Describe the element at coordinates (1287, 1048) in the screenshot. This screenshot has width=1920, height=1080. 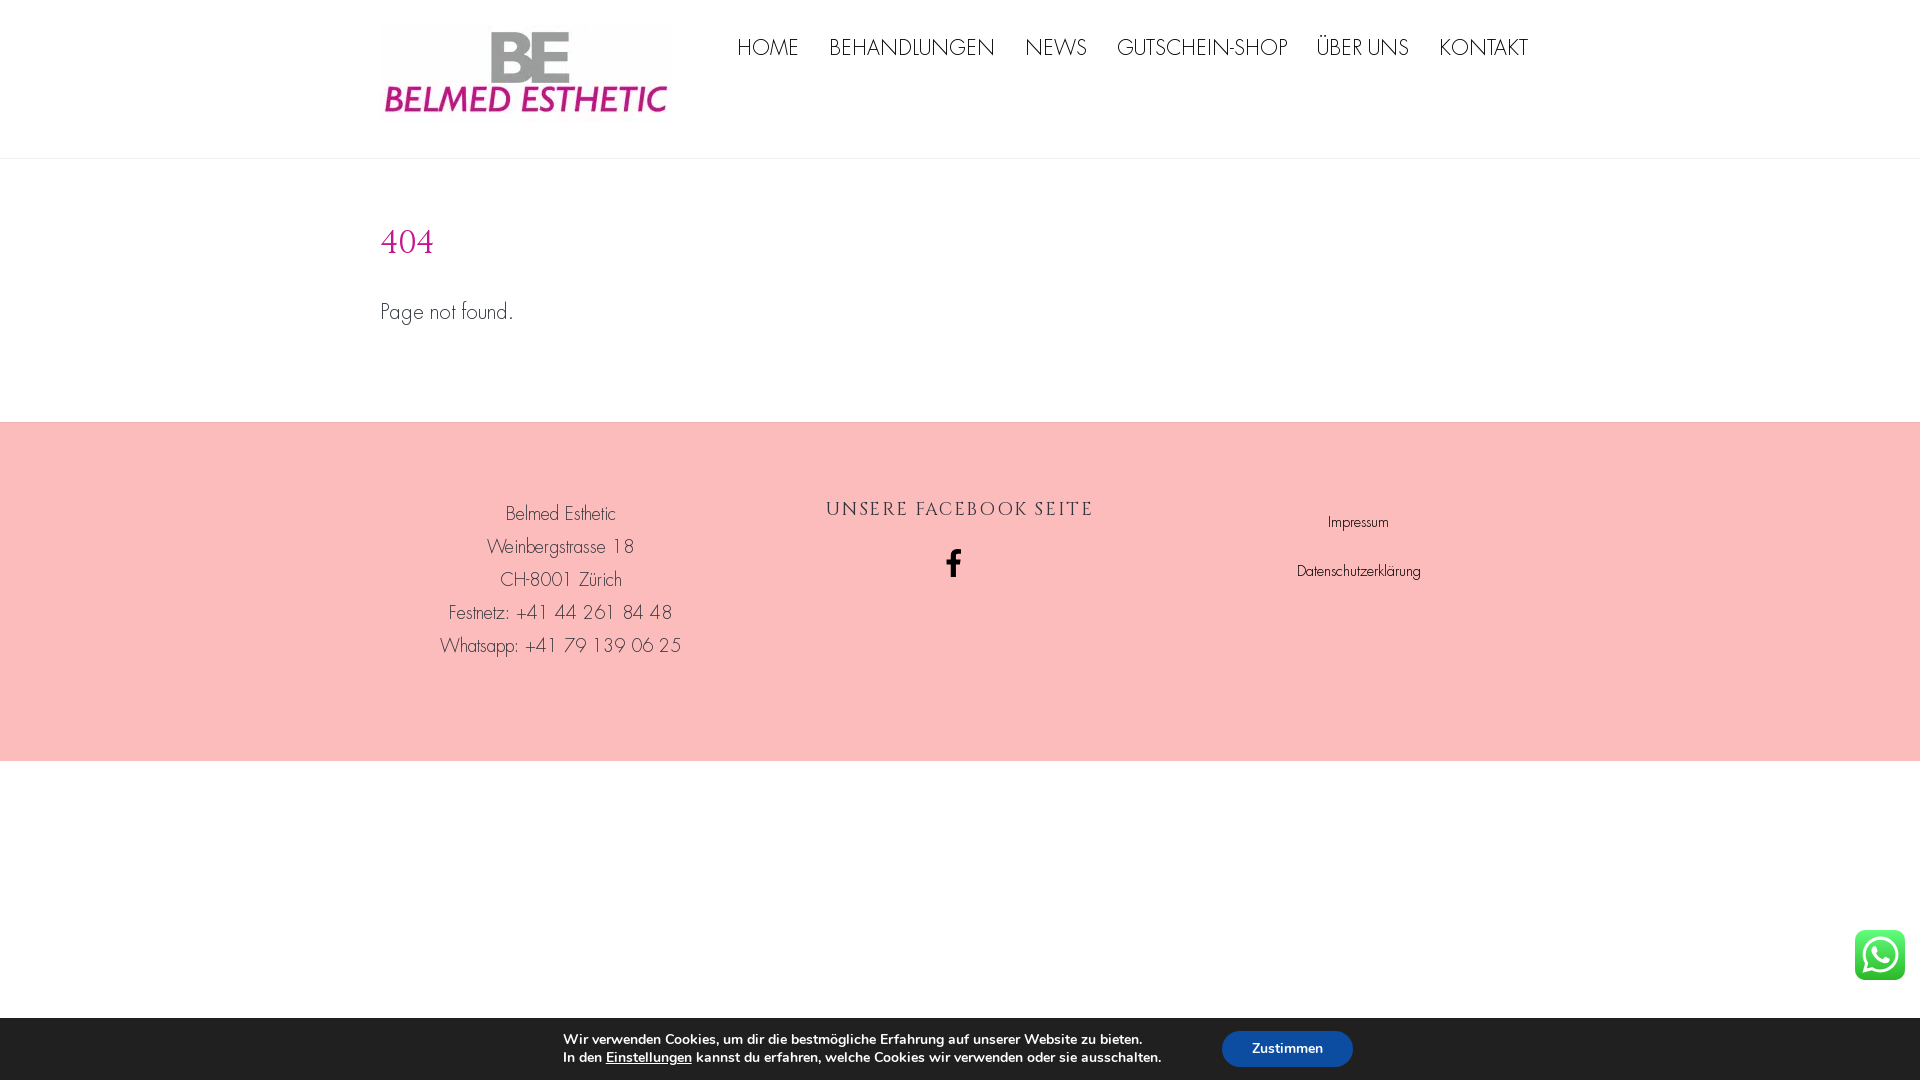
I see `'Zustimmen'` at that location.